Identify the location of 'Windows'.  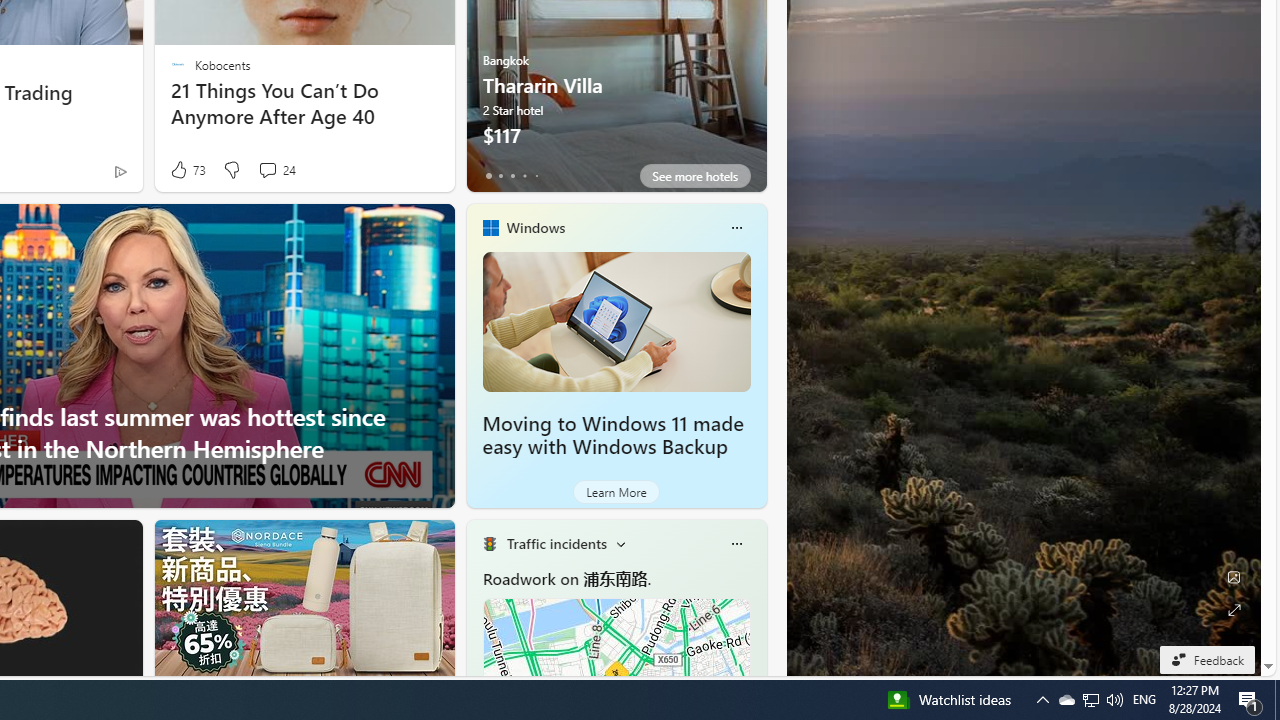
(535, 226).